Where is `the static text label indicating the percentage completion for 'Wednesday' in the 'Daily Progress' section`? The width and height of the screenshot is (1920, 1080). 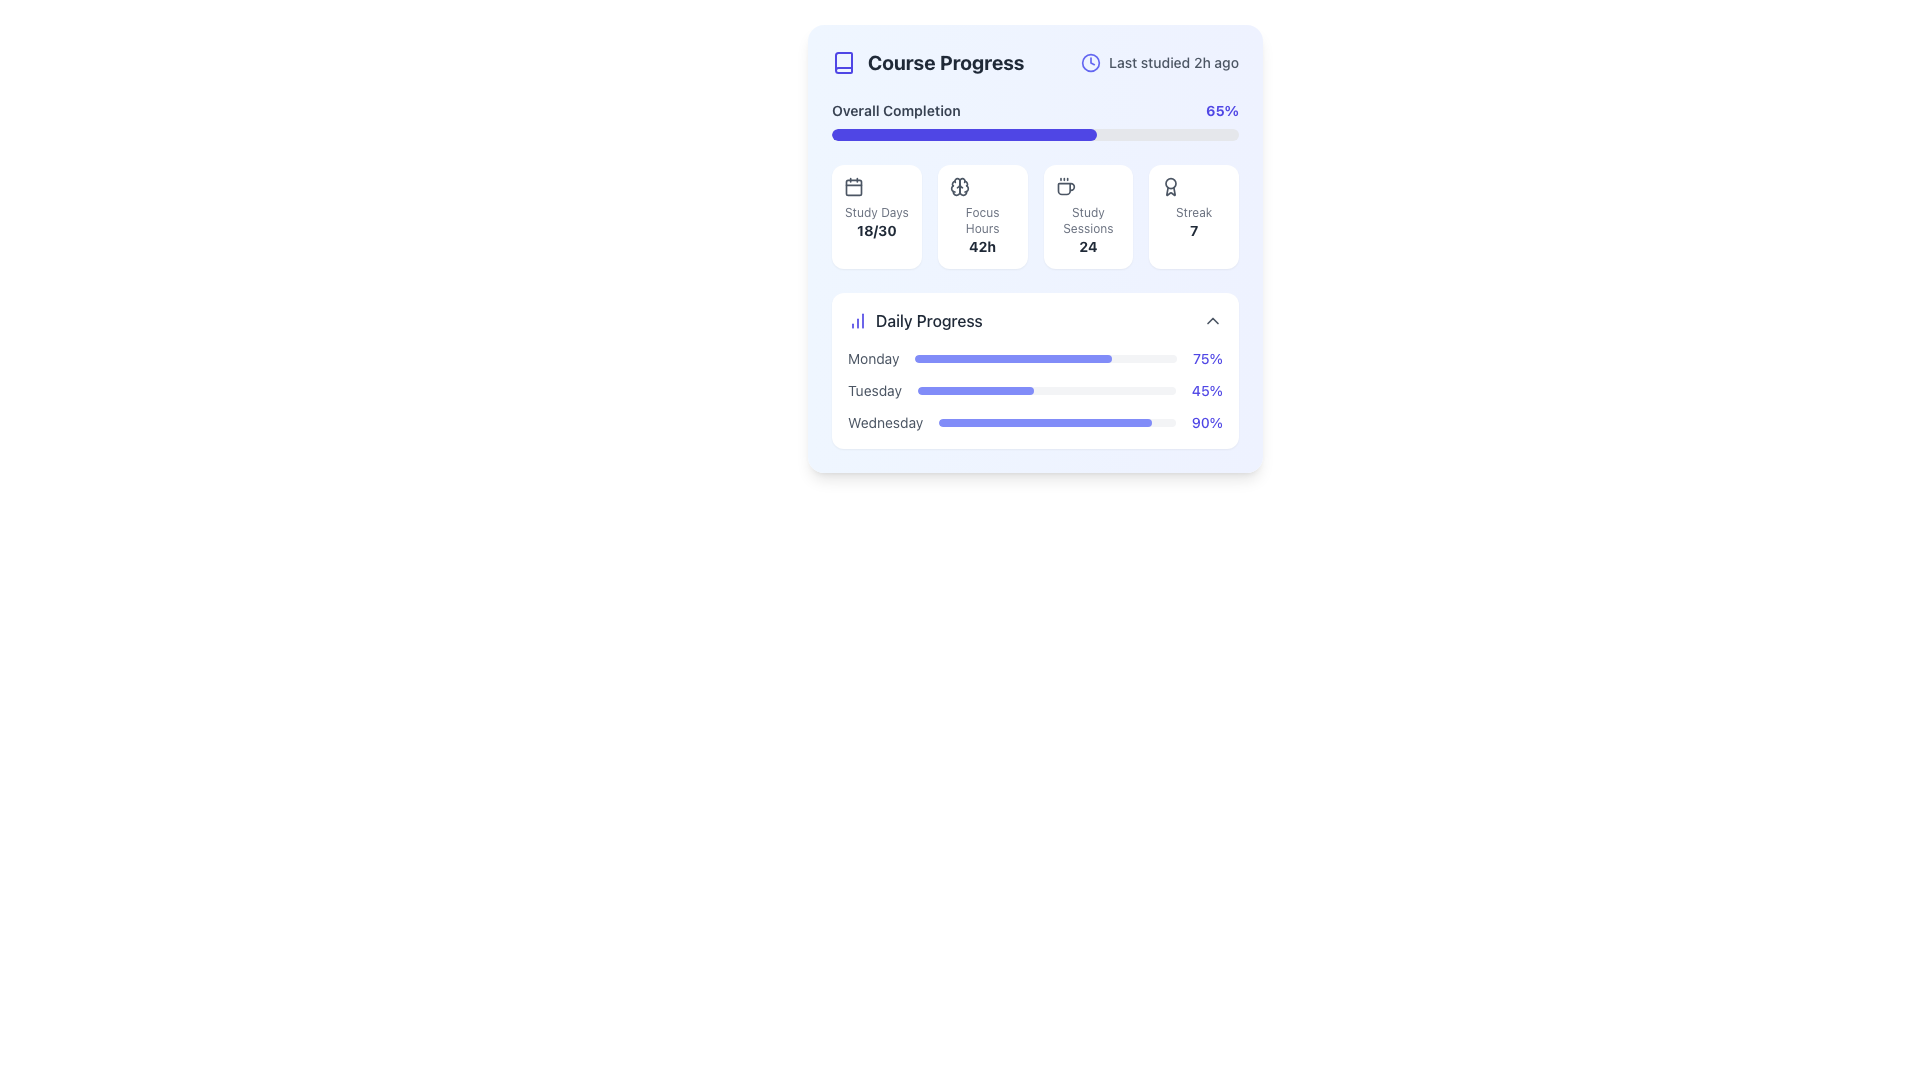 the static text label indicating the percentage completion for 'Wednesday' in the 'Daily Progress' section is located at coordinates (1206, 422).